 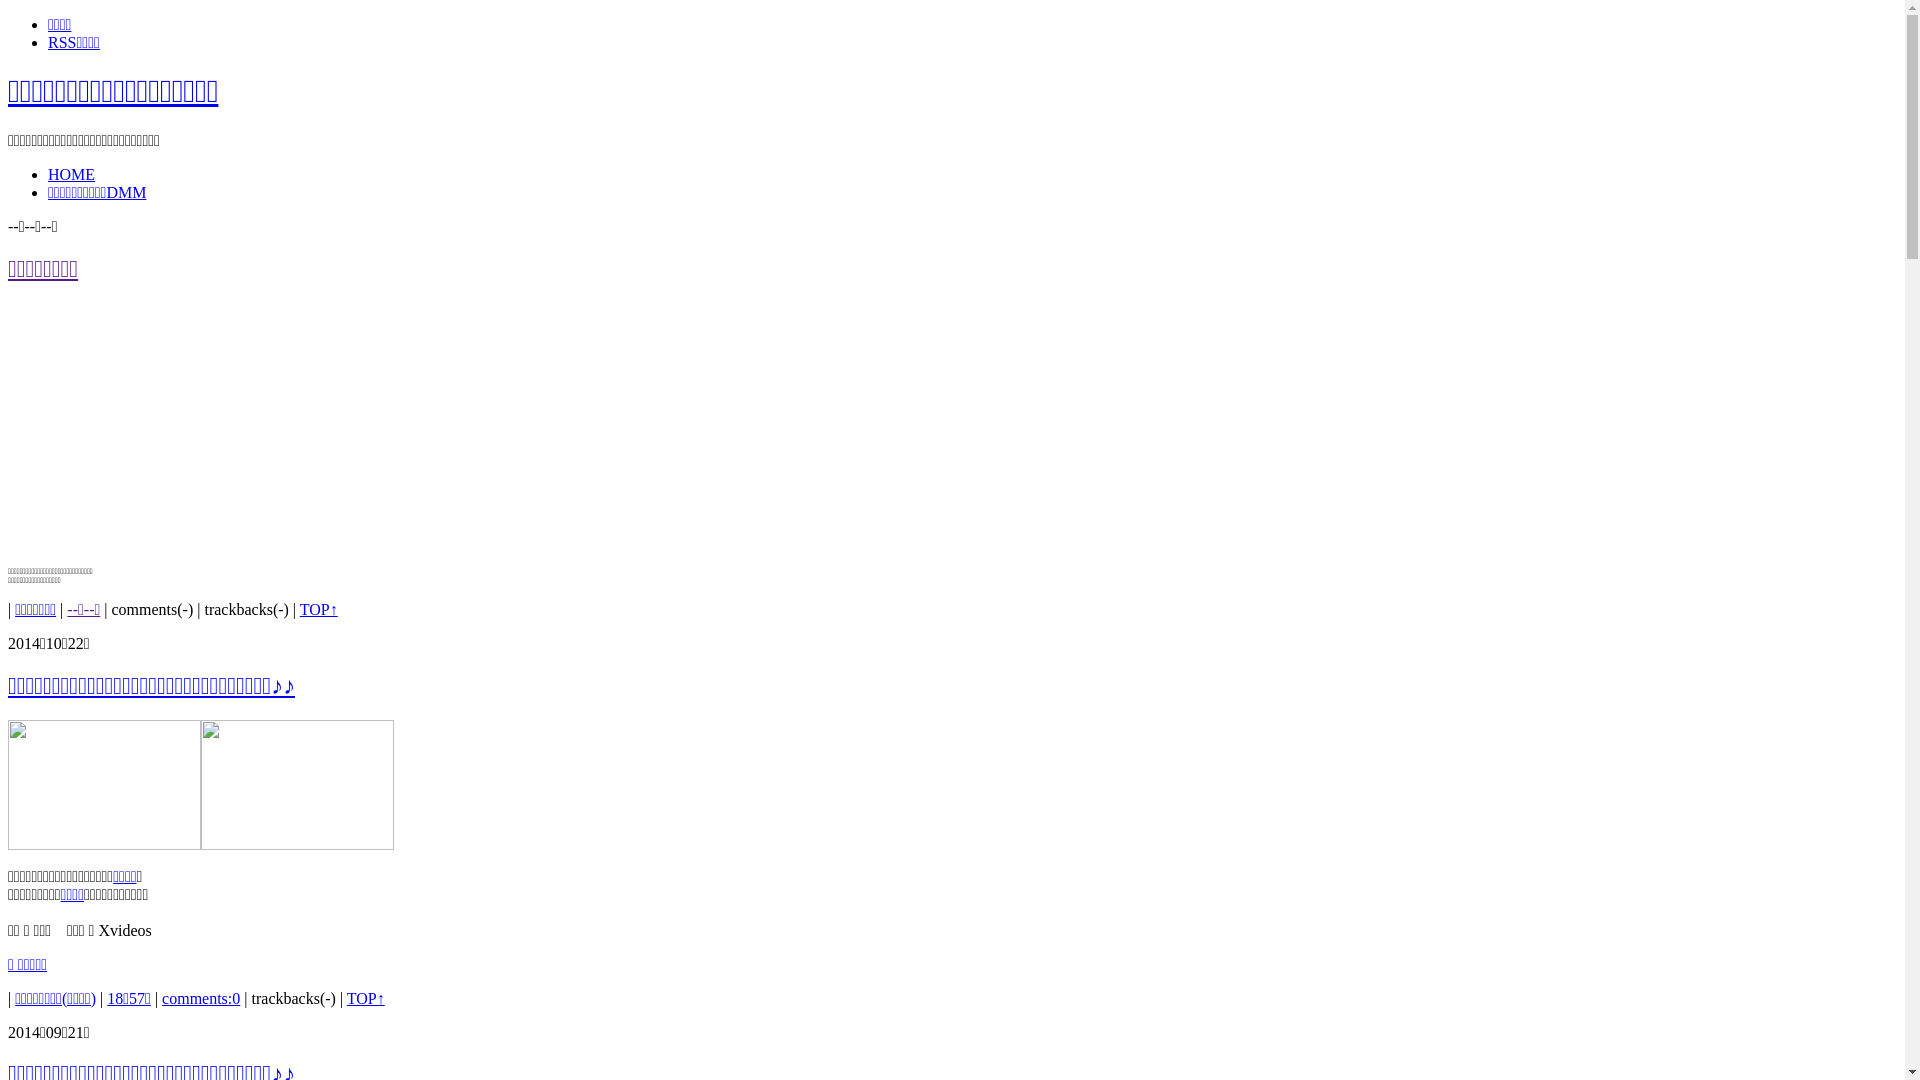 What do you see at coordinates (201, 998) in the screenshot?
I see `'comments:0'` at bounding box center [201, 998].